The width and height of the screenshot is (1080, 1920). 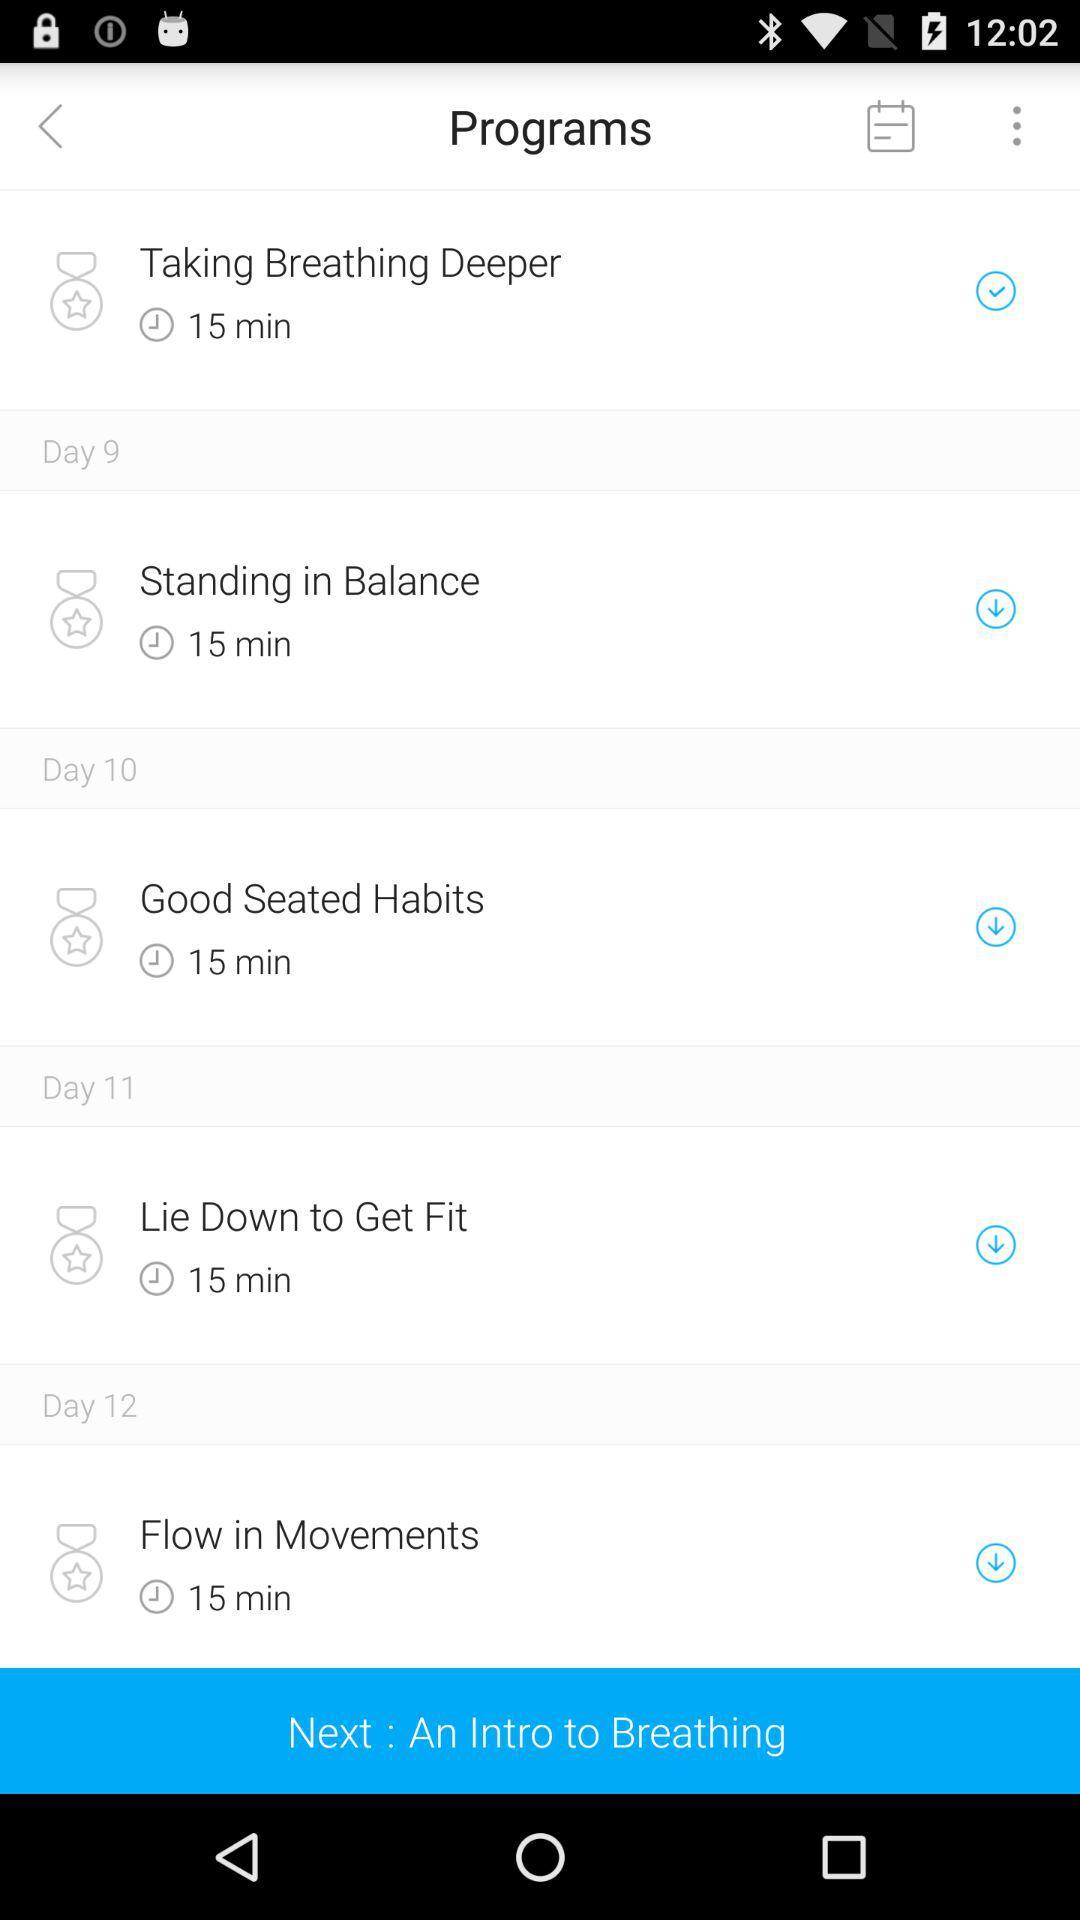 What do you see at coordinates (470, 578) in the screenshot?
I see `standing in balance` at bounding box center [470, 578].